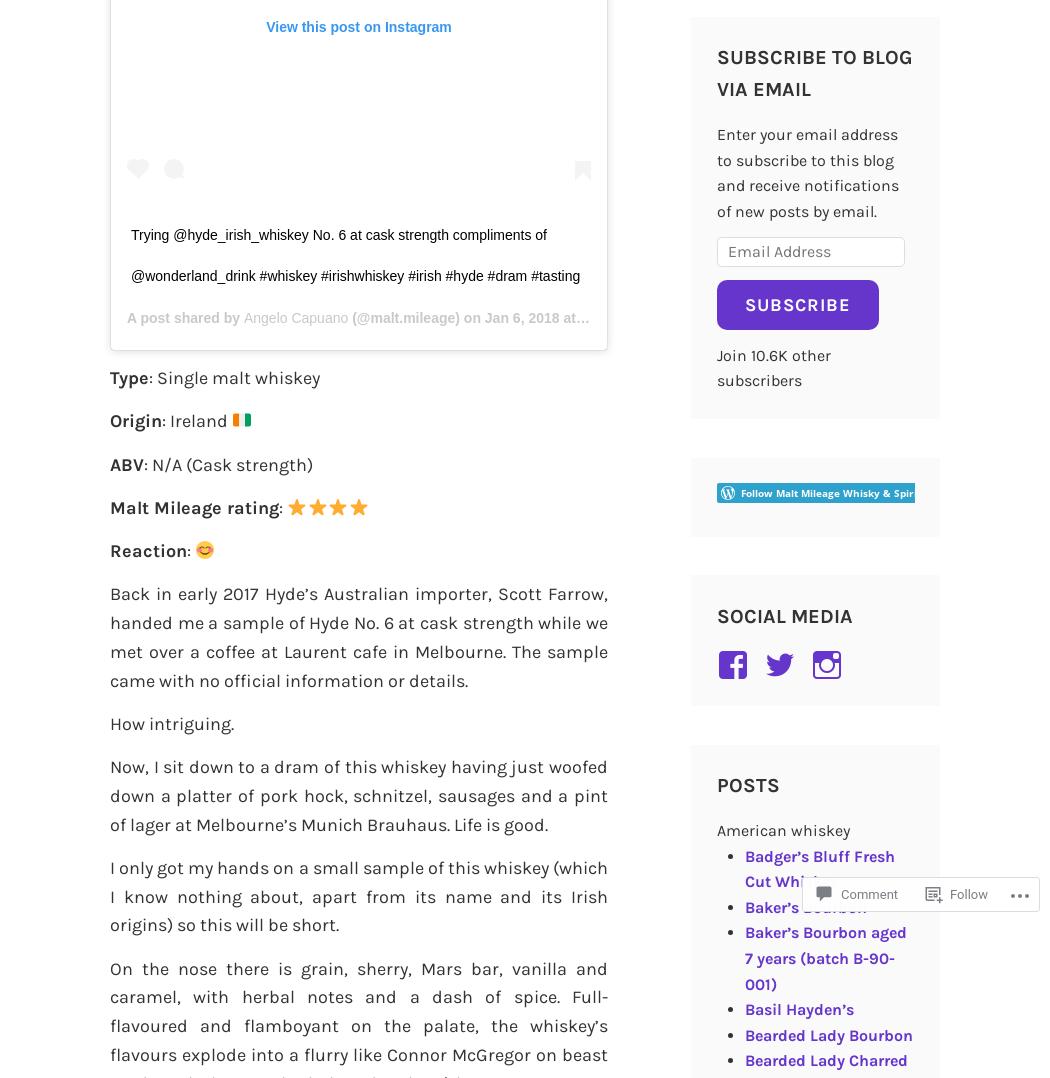  What do you see at coordinates (784, 615) in the screenshot?
I see `'Social Media'` at bounding box center [784, 615].